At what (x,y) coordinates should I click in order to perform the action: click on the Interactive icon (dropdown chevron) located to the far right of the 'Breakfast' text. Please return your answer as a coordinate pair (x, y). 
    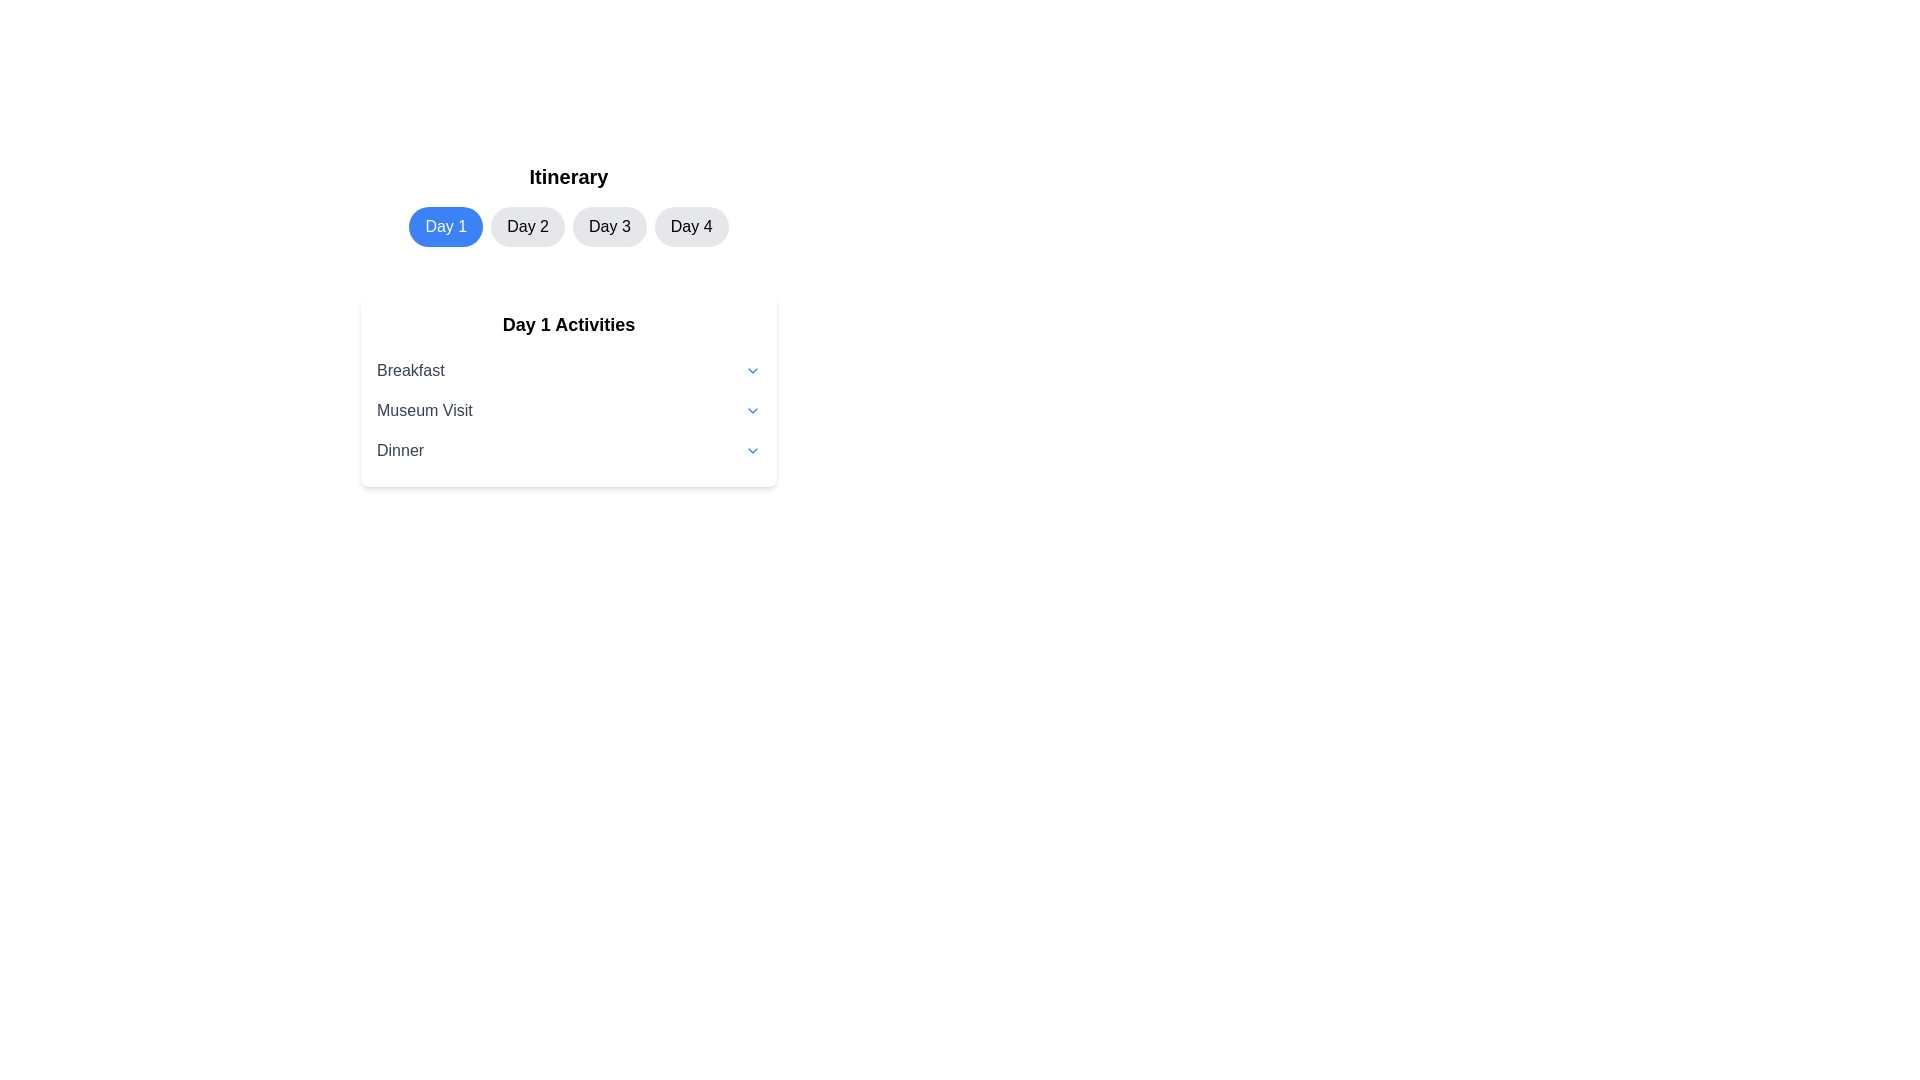
    Looking at the image, I should click on (752, 370).